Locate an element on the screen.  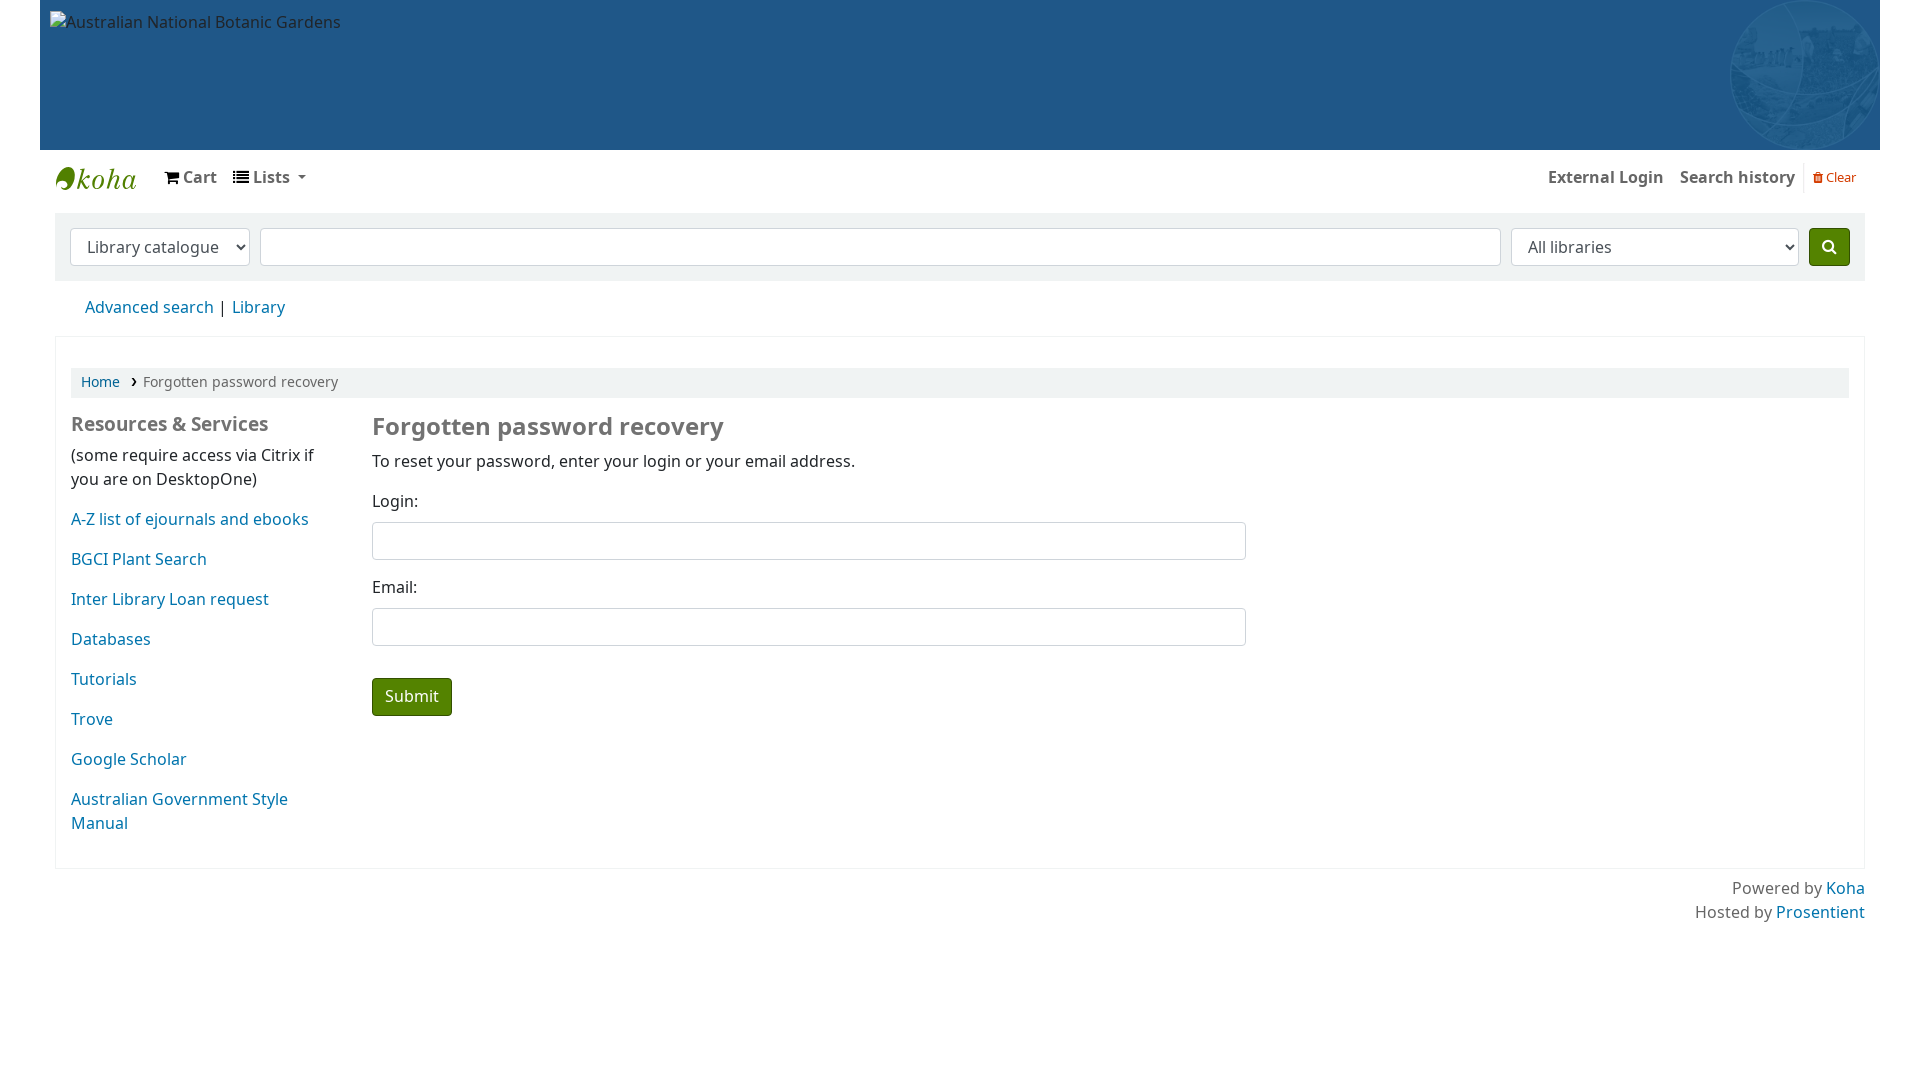
'Australian National Botanic Gardens' is located at coordinates (195, 23).